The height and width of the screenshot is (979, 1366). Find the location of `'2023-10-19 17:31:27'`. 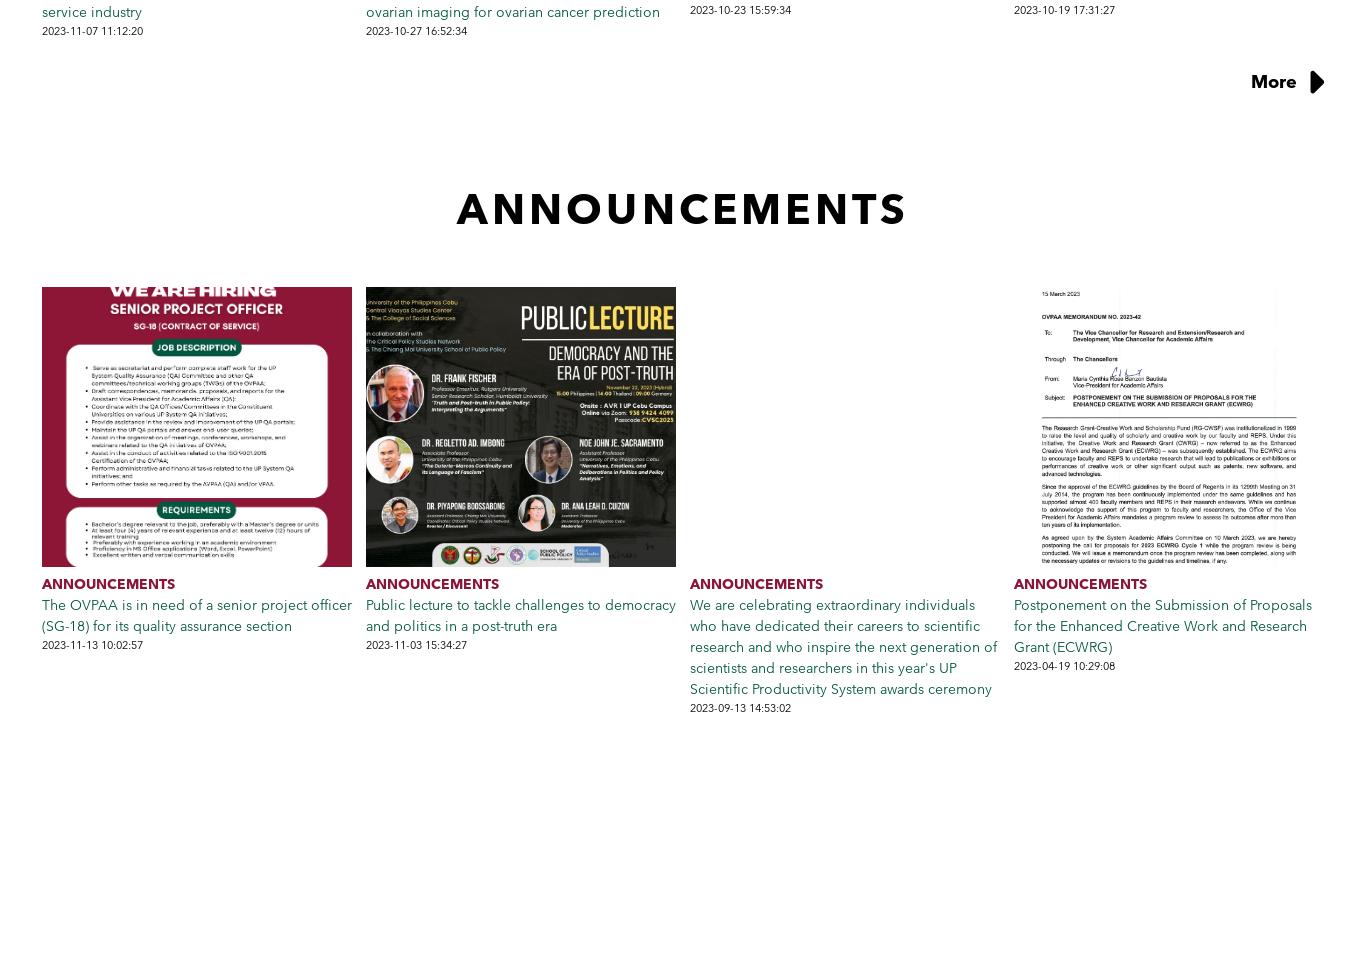

'2023-10-19 17:31:27' is located at coordinates (1013, 9).